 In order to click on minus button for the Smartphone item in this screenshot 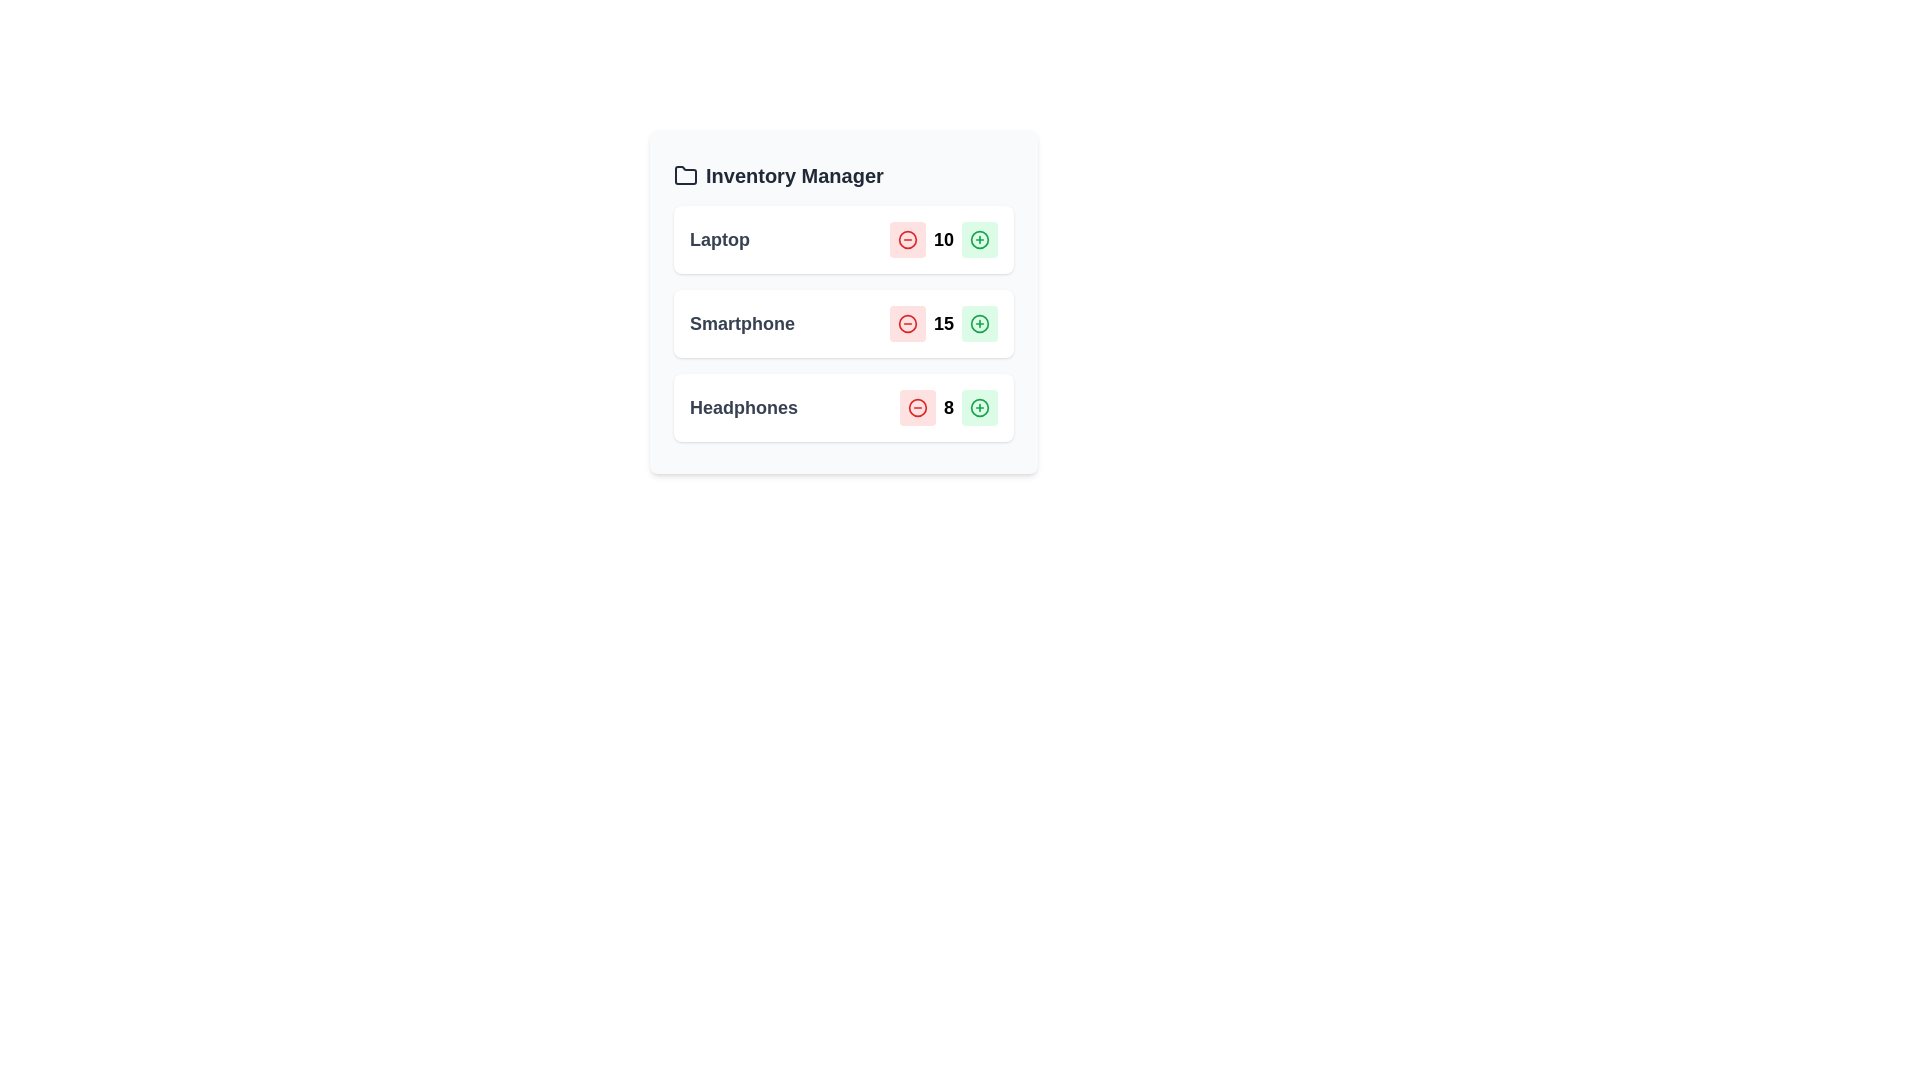, I will do `click(906, 323)`.